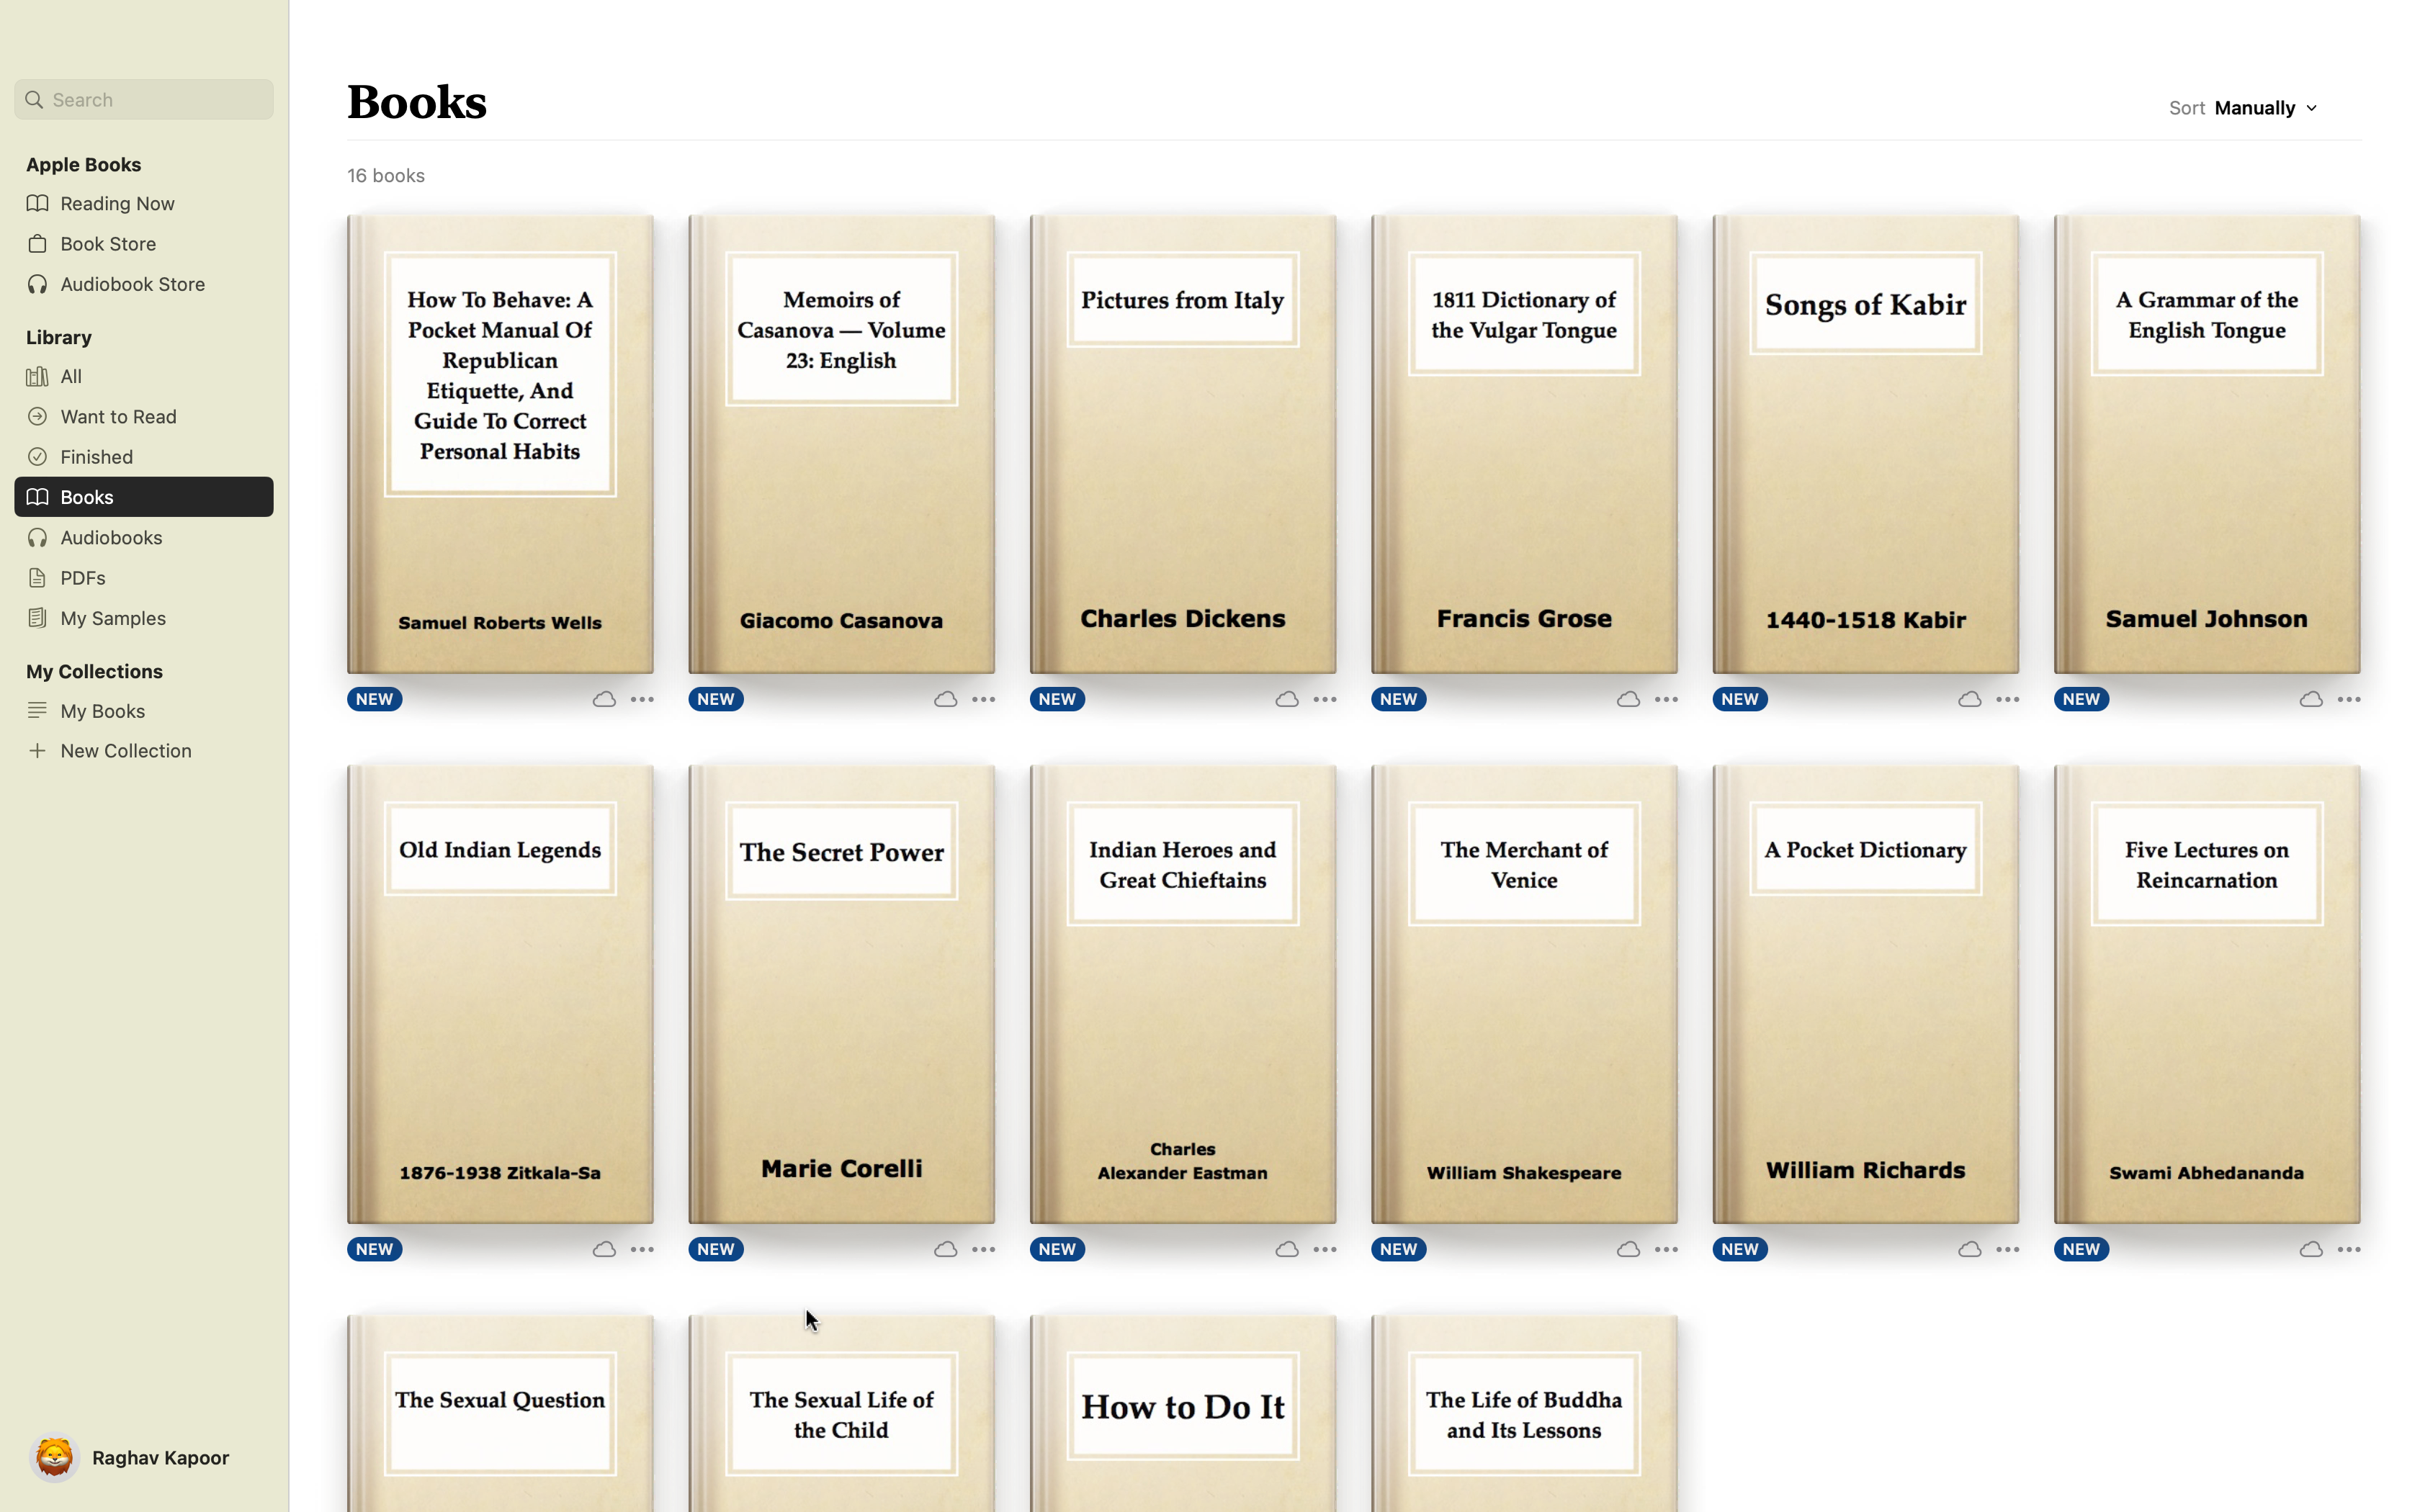 The width and height of the screenshot is (2420, 1512). Describe the element at coordinates (1865, 444) in the screenshot. I see `To read "Songs of Kabir", double click on it` at that location.